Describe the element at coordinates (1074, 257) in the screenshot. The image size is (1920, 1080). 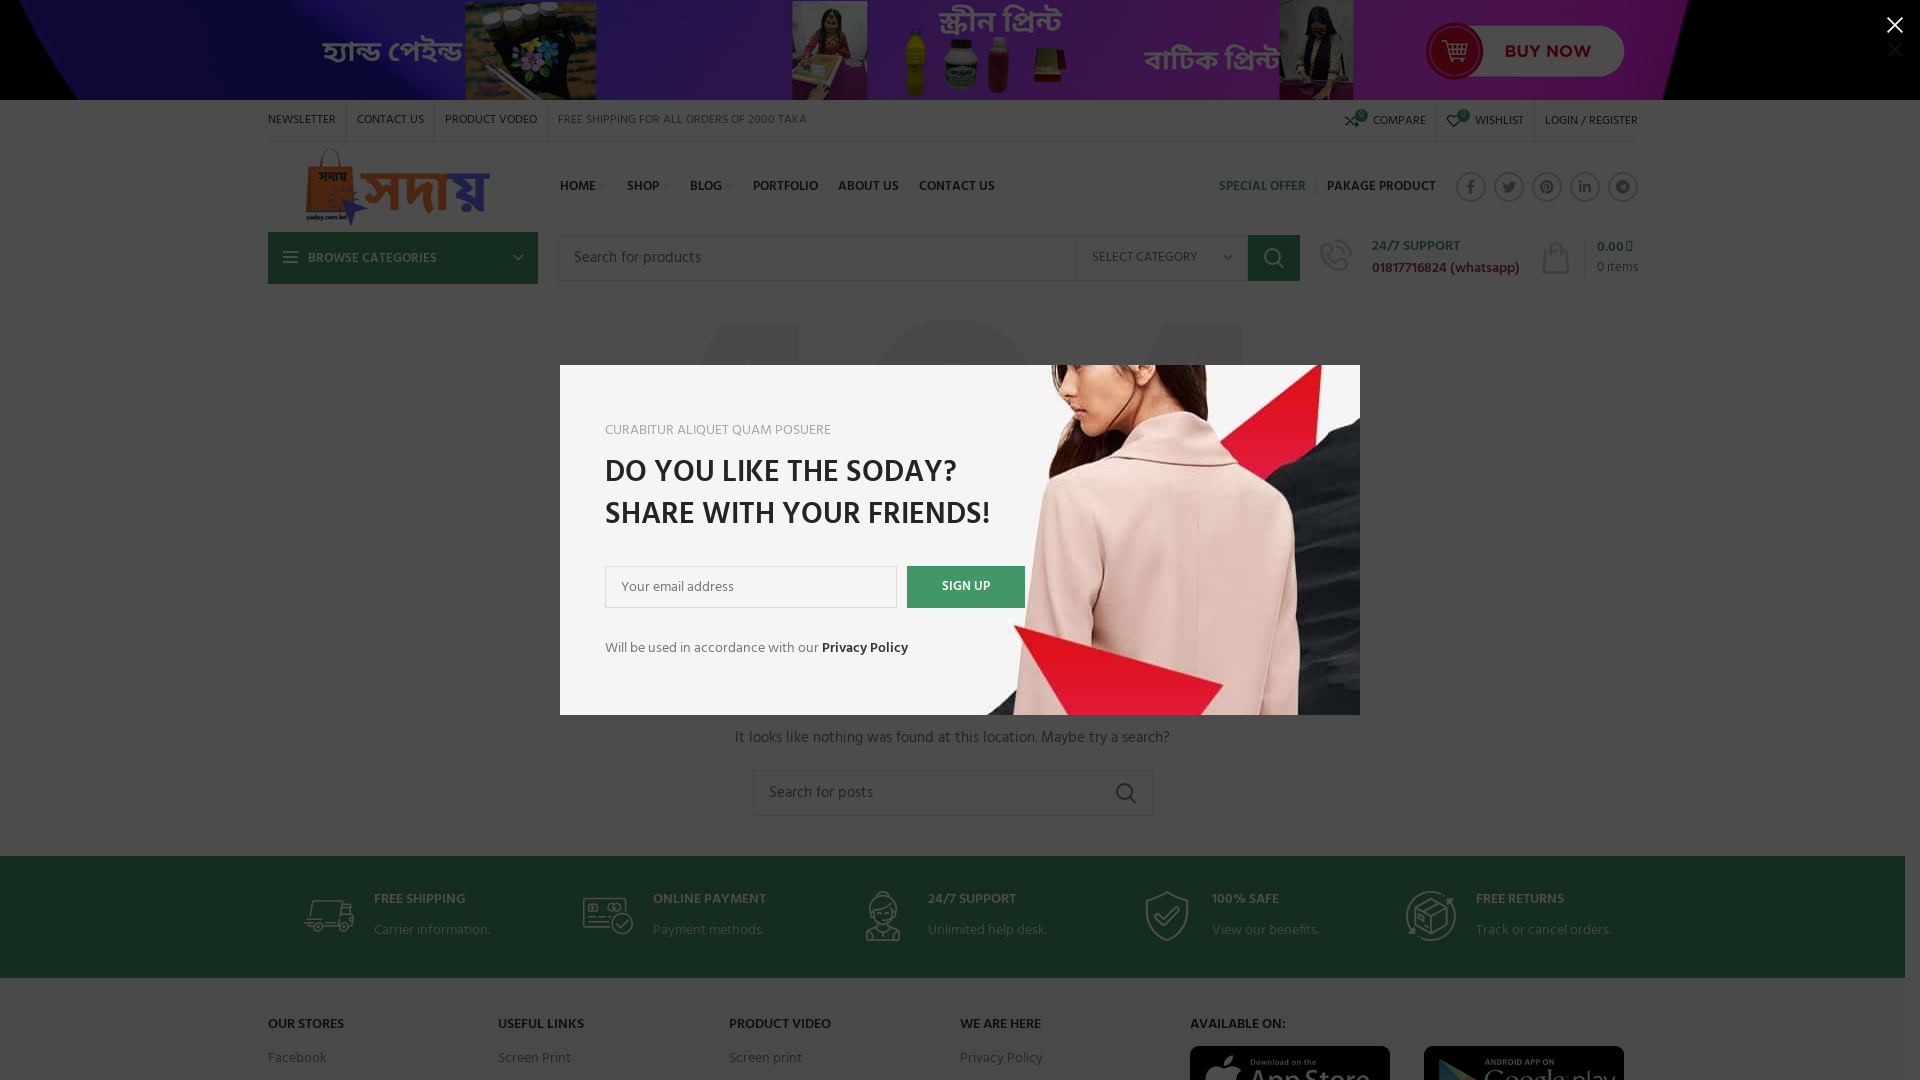
I see `'SELECT CATEGORY'` at that location.